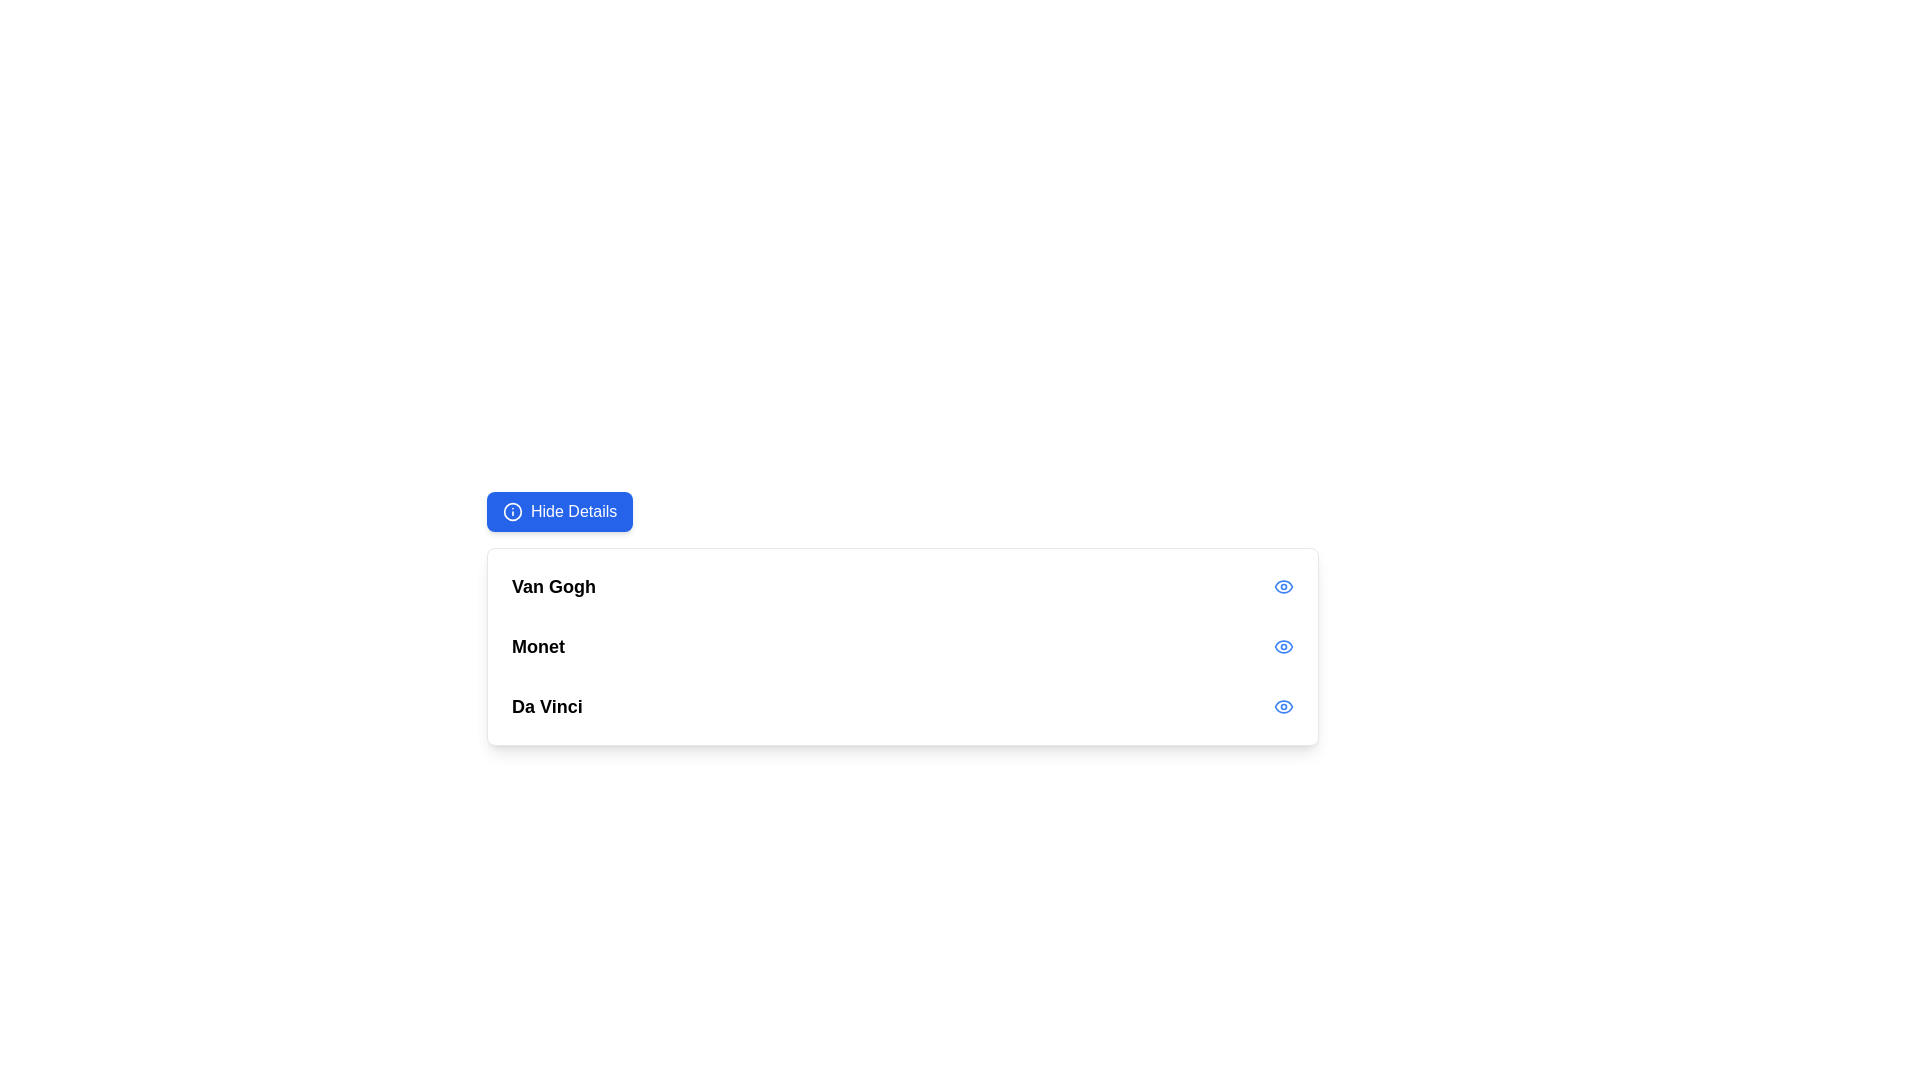 Image resolution: width=1920 pixels, height=1080 pixels. I want to click on the icon located at the top-left corner of the 'Hide Details' button, which serves as an accent to indicate relevance to the button's action, so click(513, 511).